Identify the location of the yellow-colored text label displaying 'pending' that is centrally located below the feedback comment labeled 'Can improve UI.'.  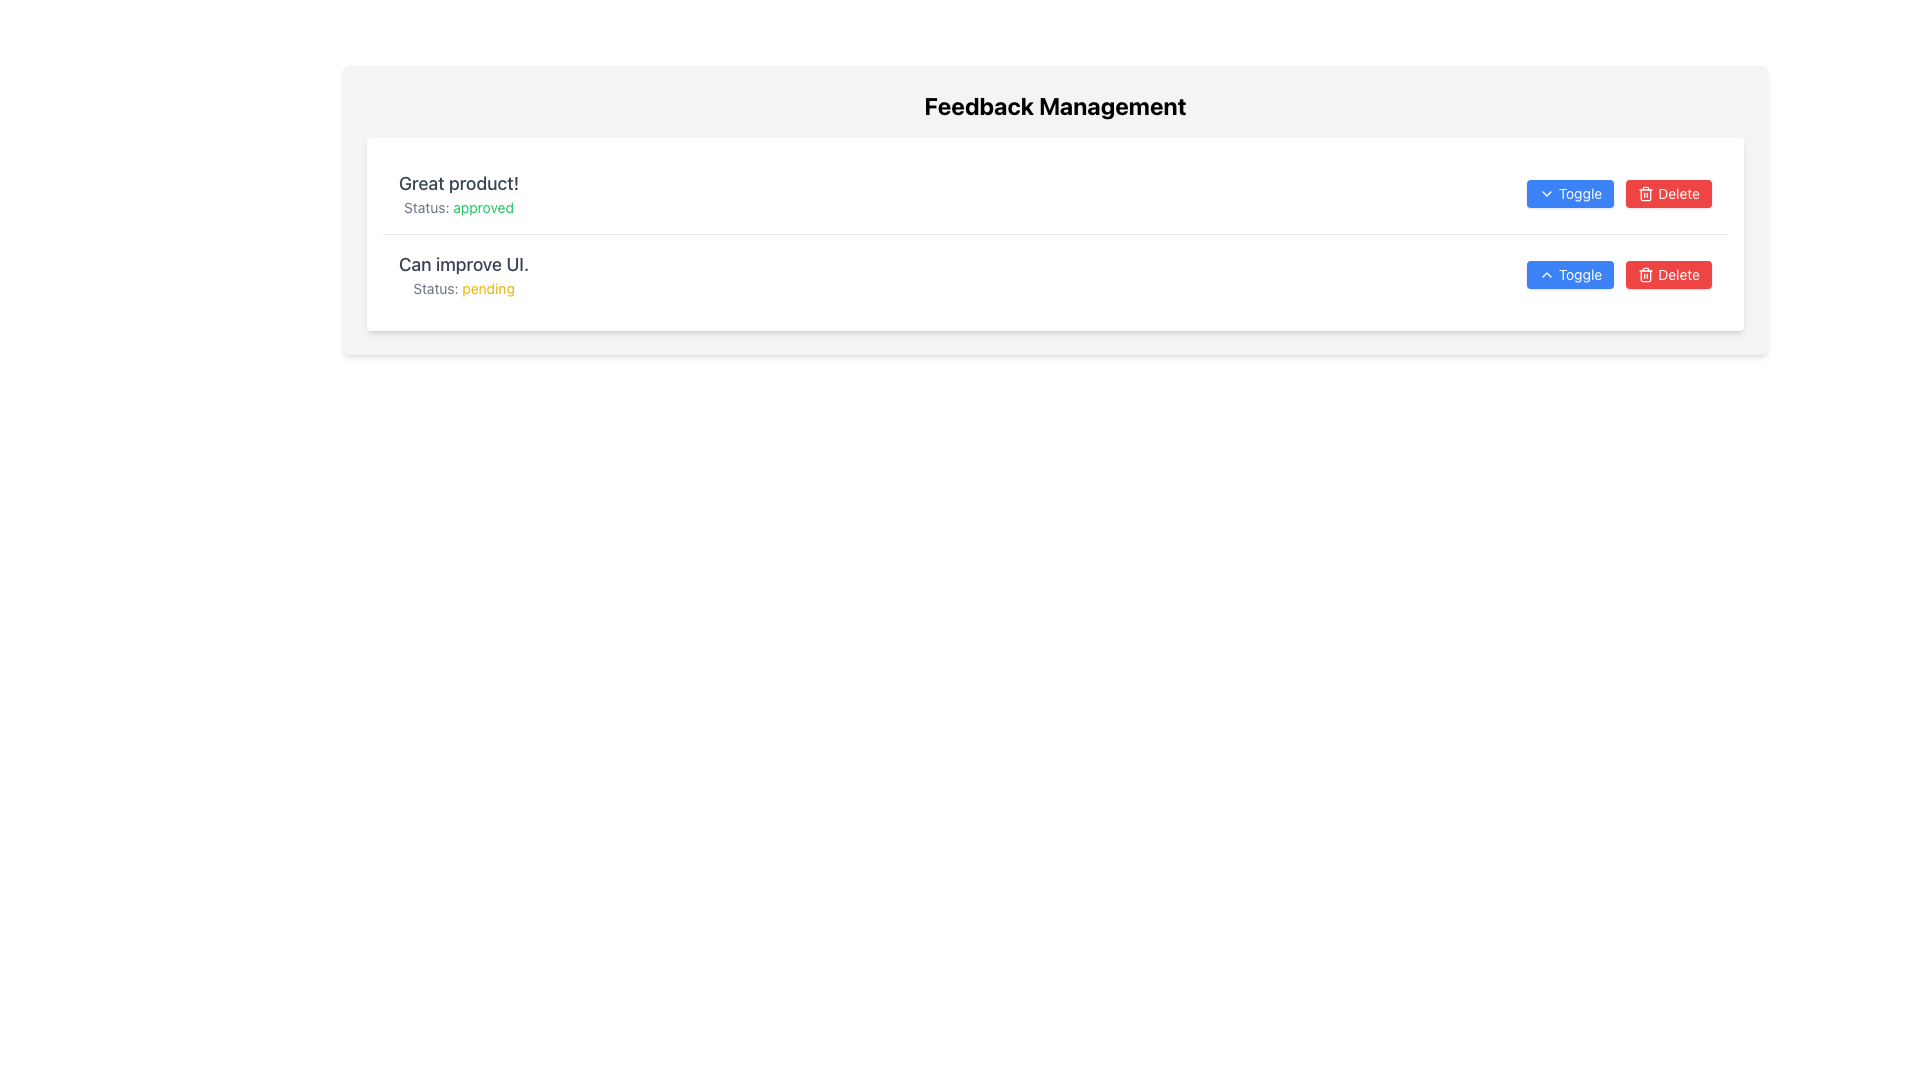
(488, 288).